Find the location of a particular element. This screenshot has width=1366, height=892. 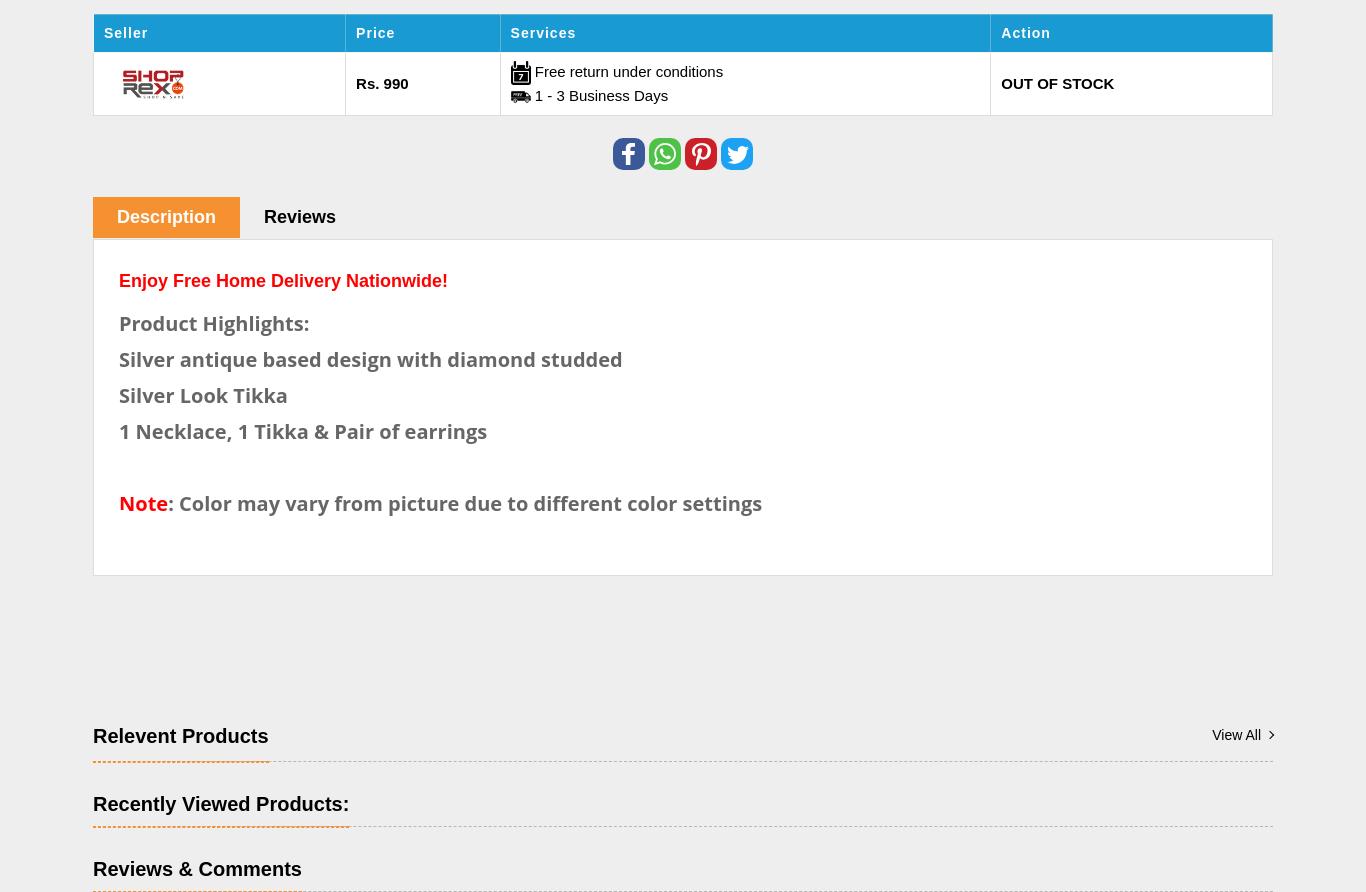

'Relevent Products' is located at coordinates (179, 735).